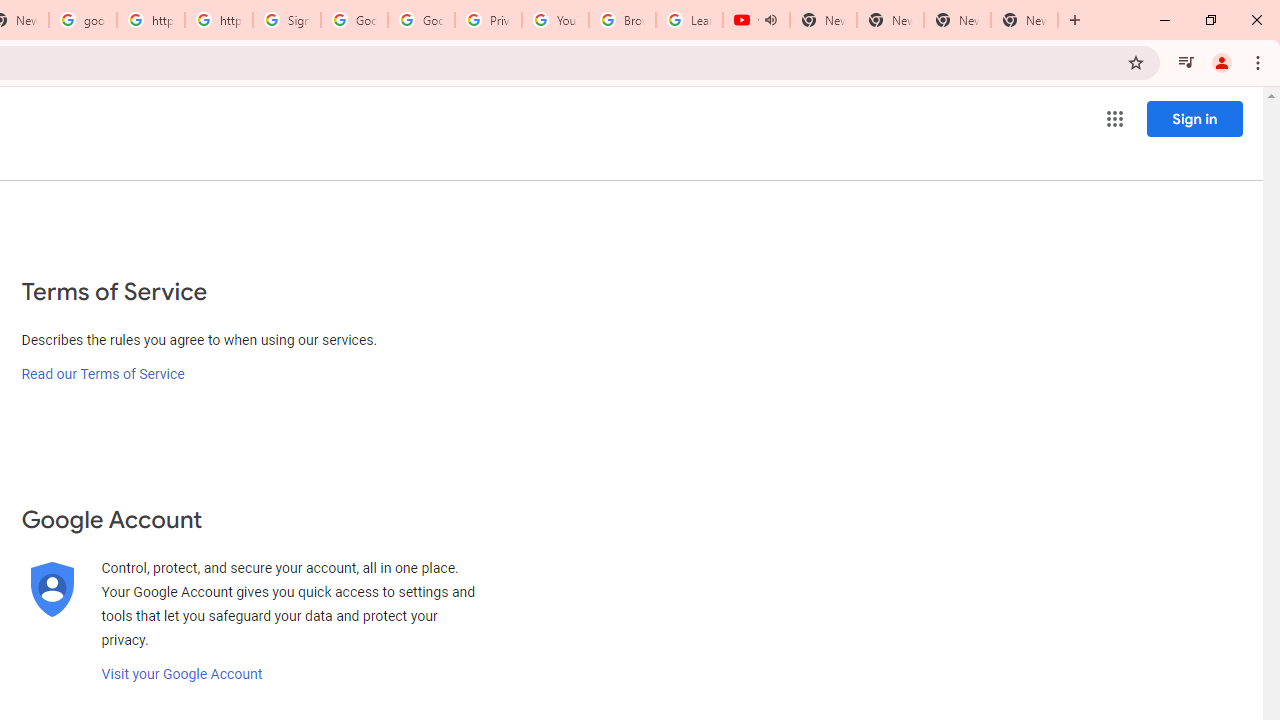 This screenshot has height=720, width=1280. Describe the element at coordinates (150, 20) in the screenshot. I see `'https://scholar.google.com/'` at that location.